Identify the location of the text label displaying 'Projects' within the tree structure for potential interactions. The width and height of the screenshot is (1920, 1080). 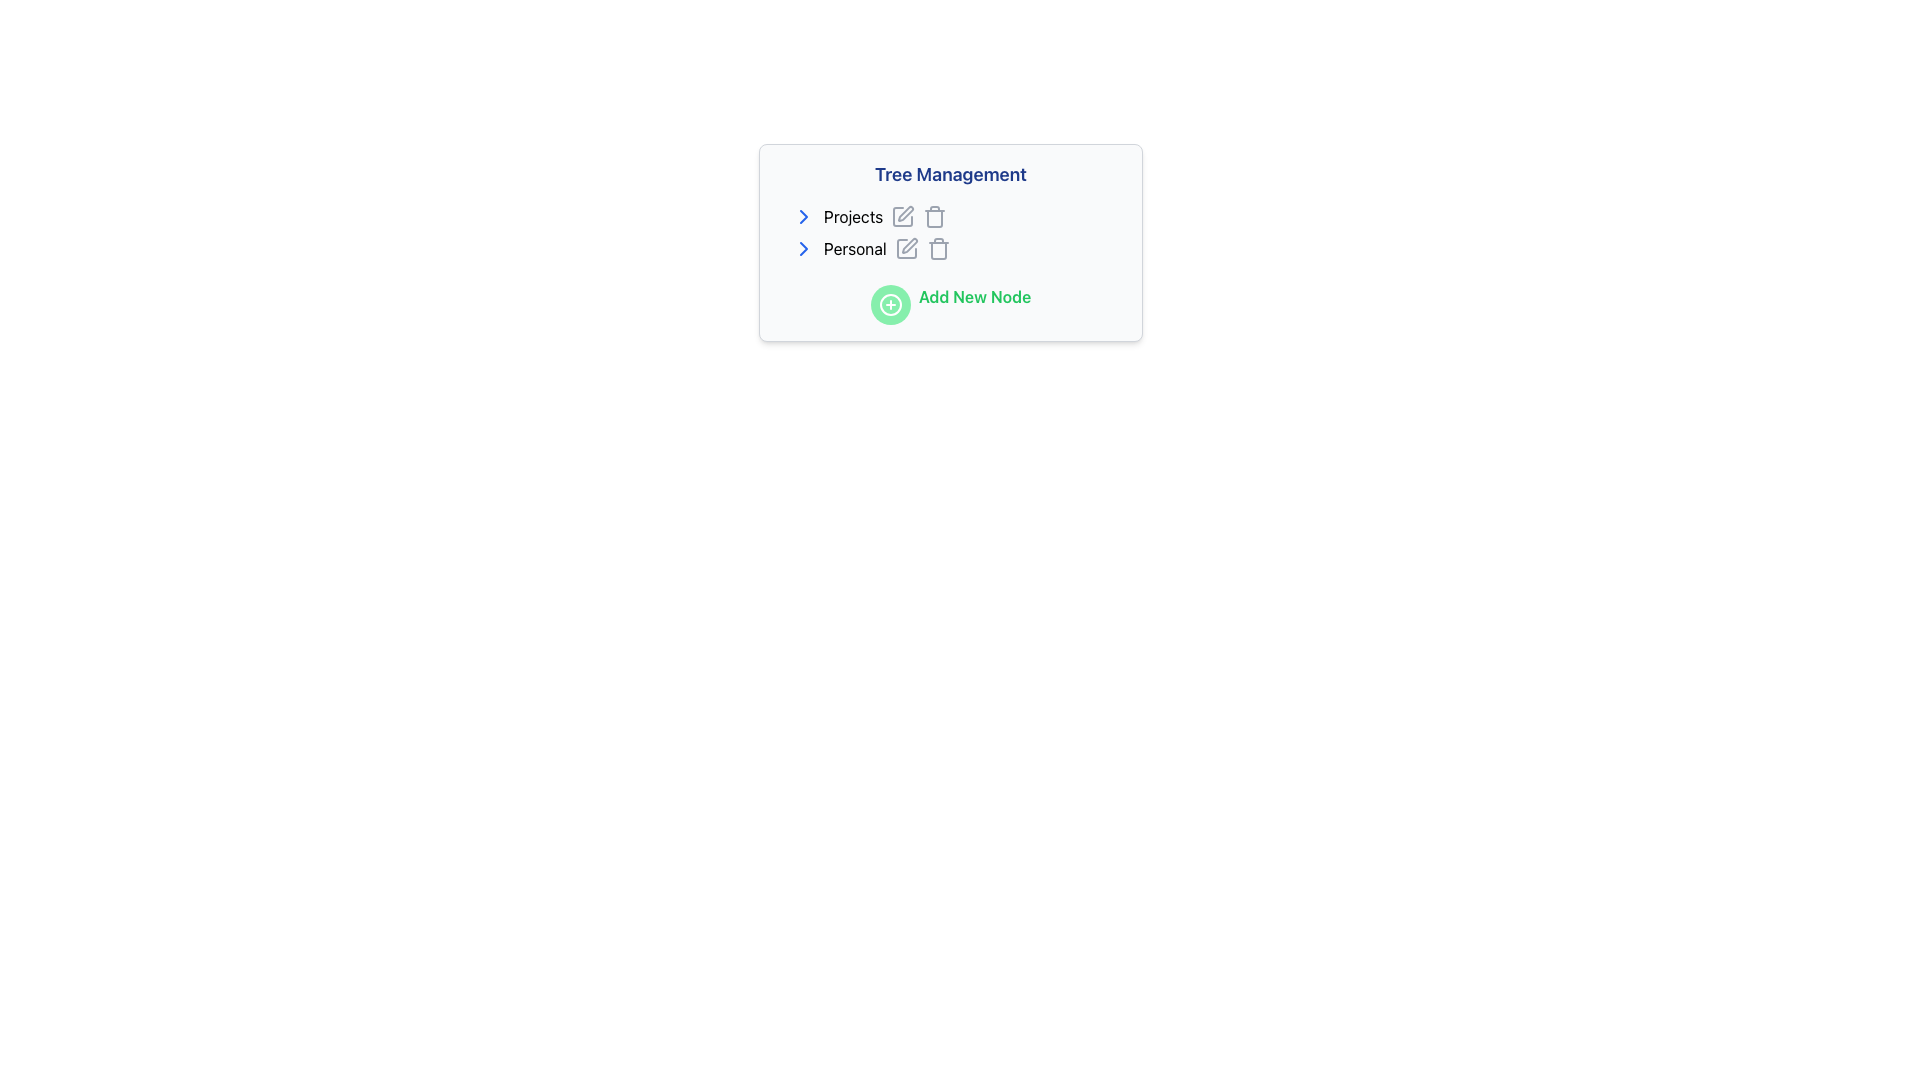
(853, 216).